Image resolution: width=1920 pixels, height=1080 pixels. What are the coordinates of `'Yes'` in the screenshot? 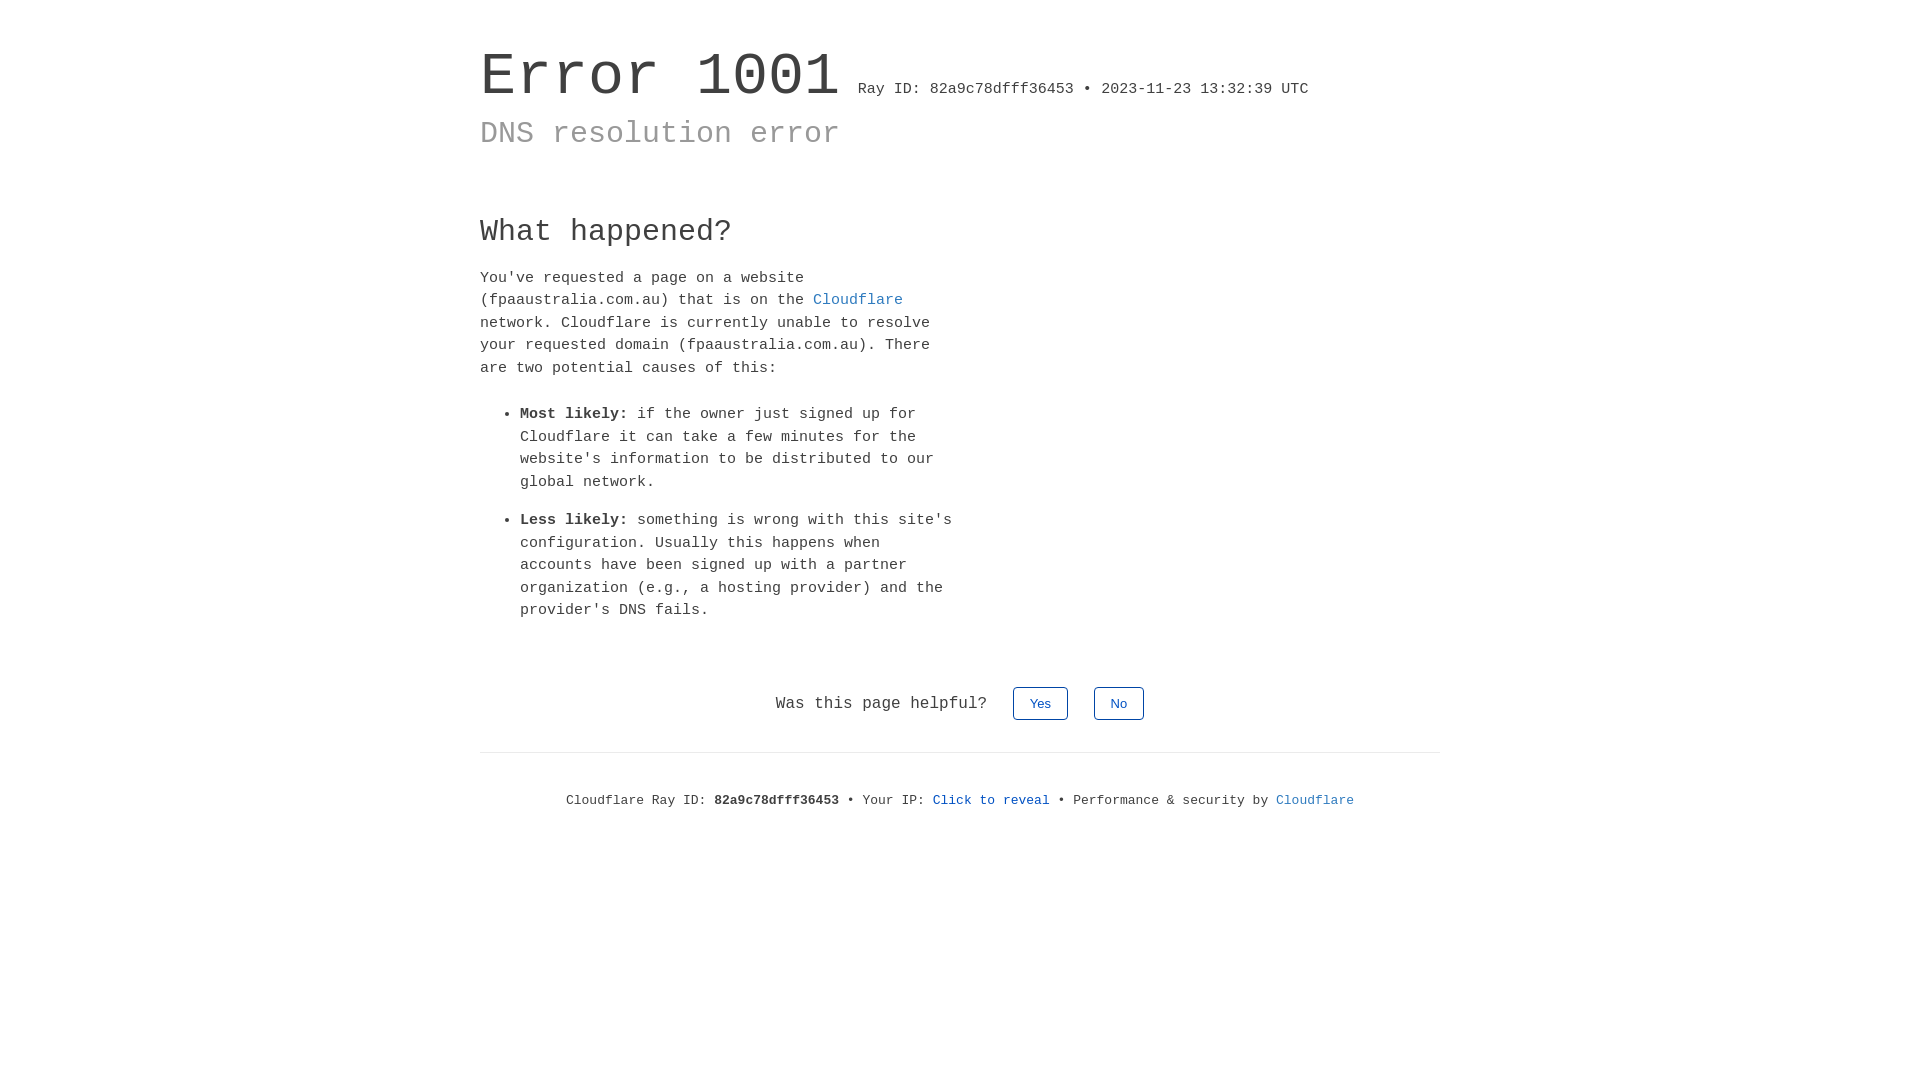 It's located at (1040, 701).